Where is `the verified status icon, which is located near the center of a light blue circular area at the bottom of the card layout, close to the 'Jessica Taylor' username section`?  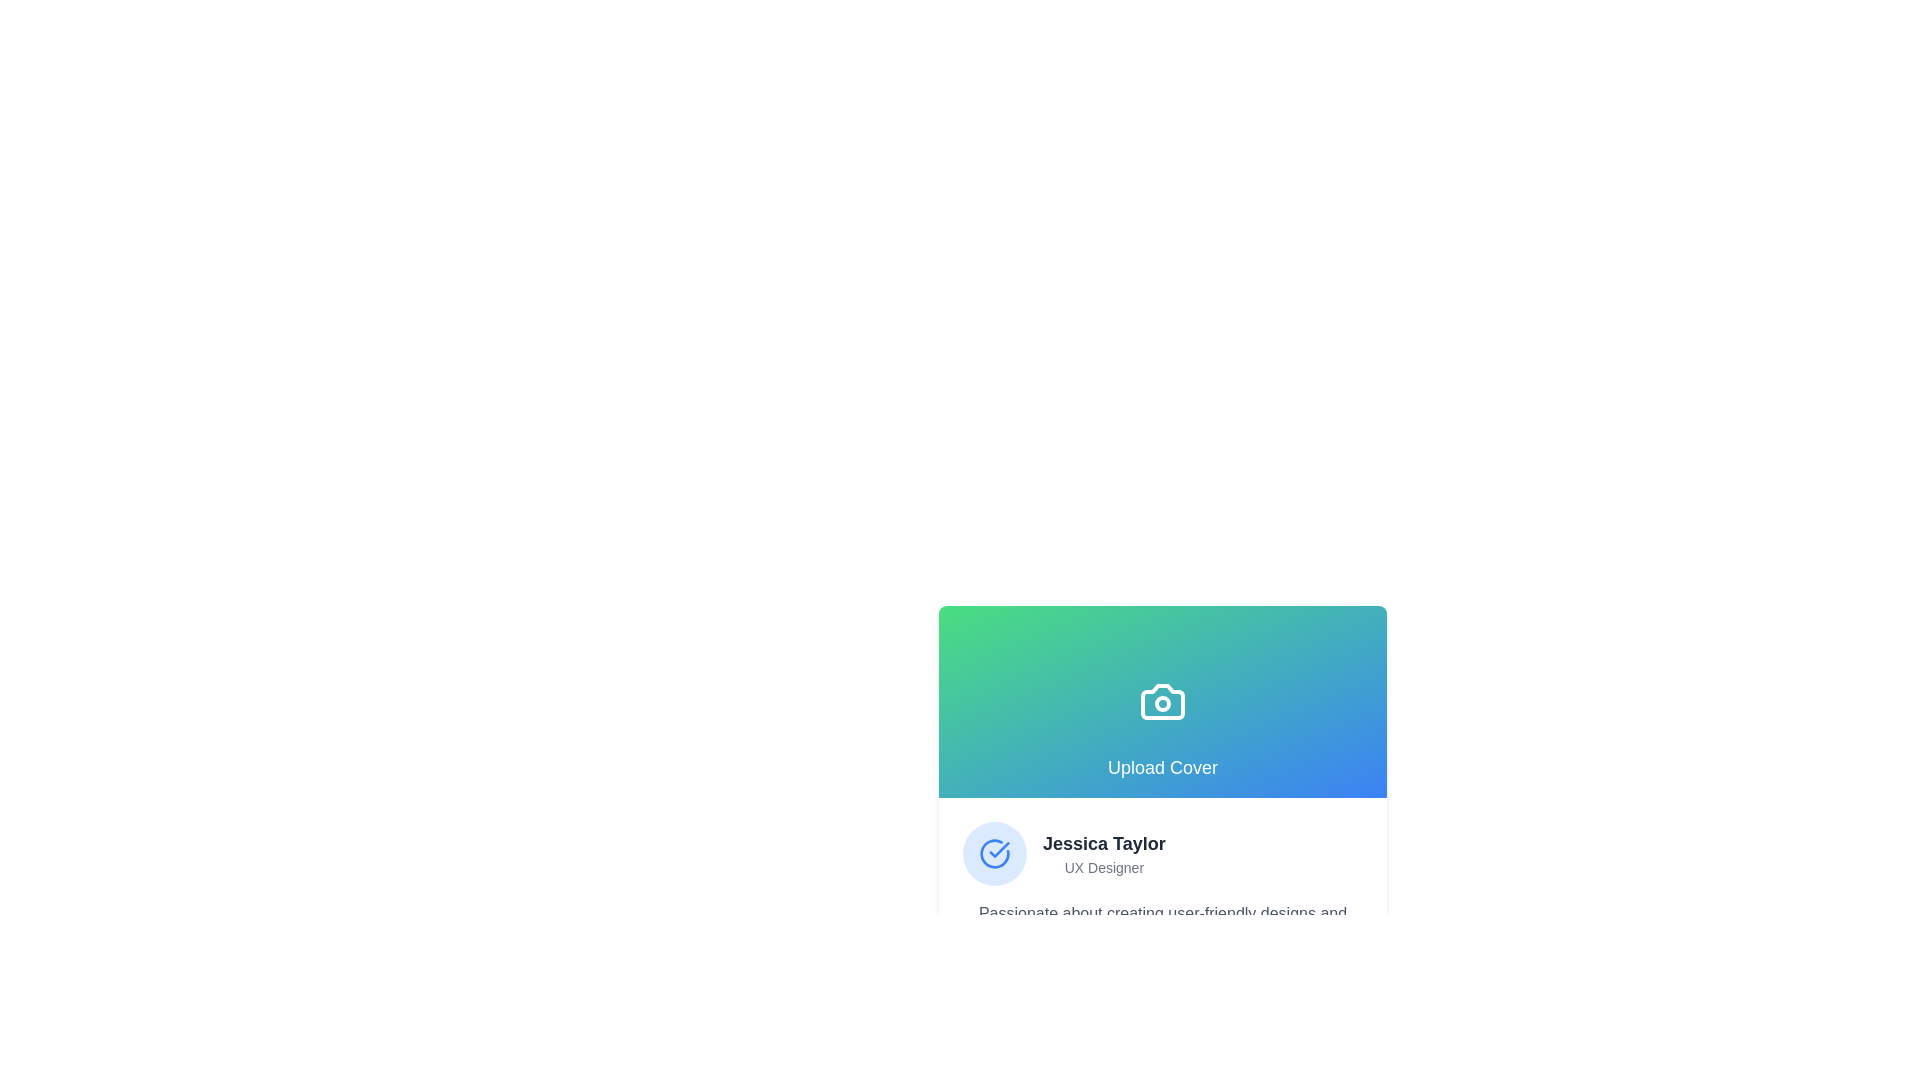
the verified status icon, which is located near the center of a light blue circular area at the bottom of the card layout, close to the 'Jessica Taylor' username section is located at coordinates (994, 853).